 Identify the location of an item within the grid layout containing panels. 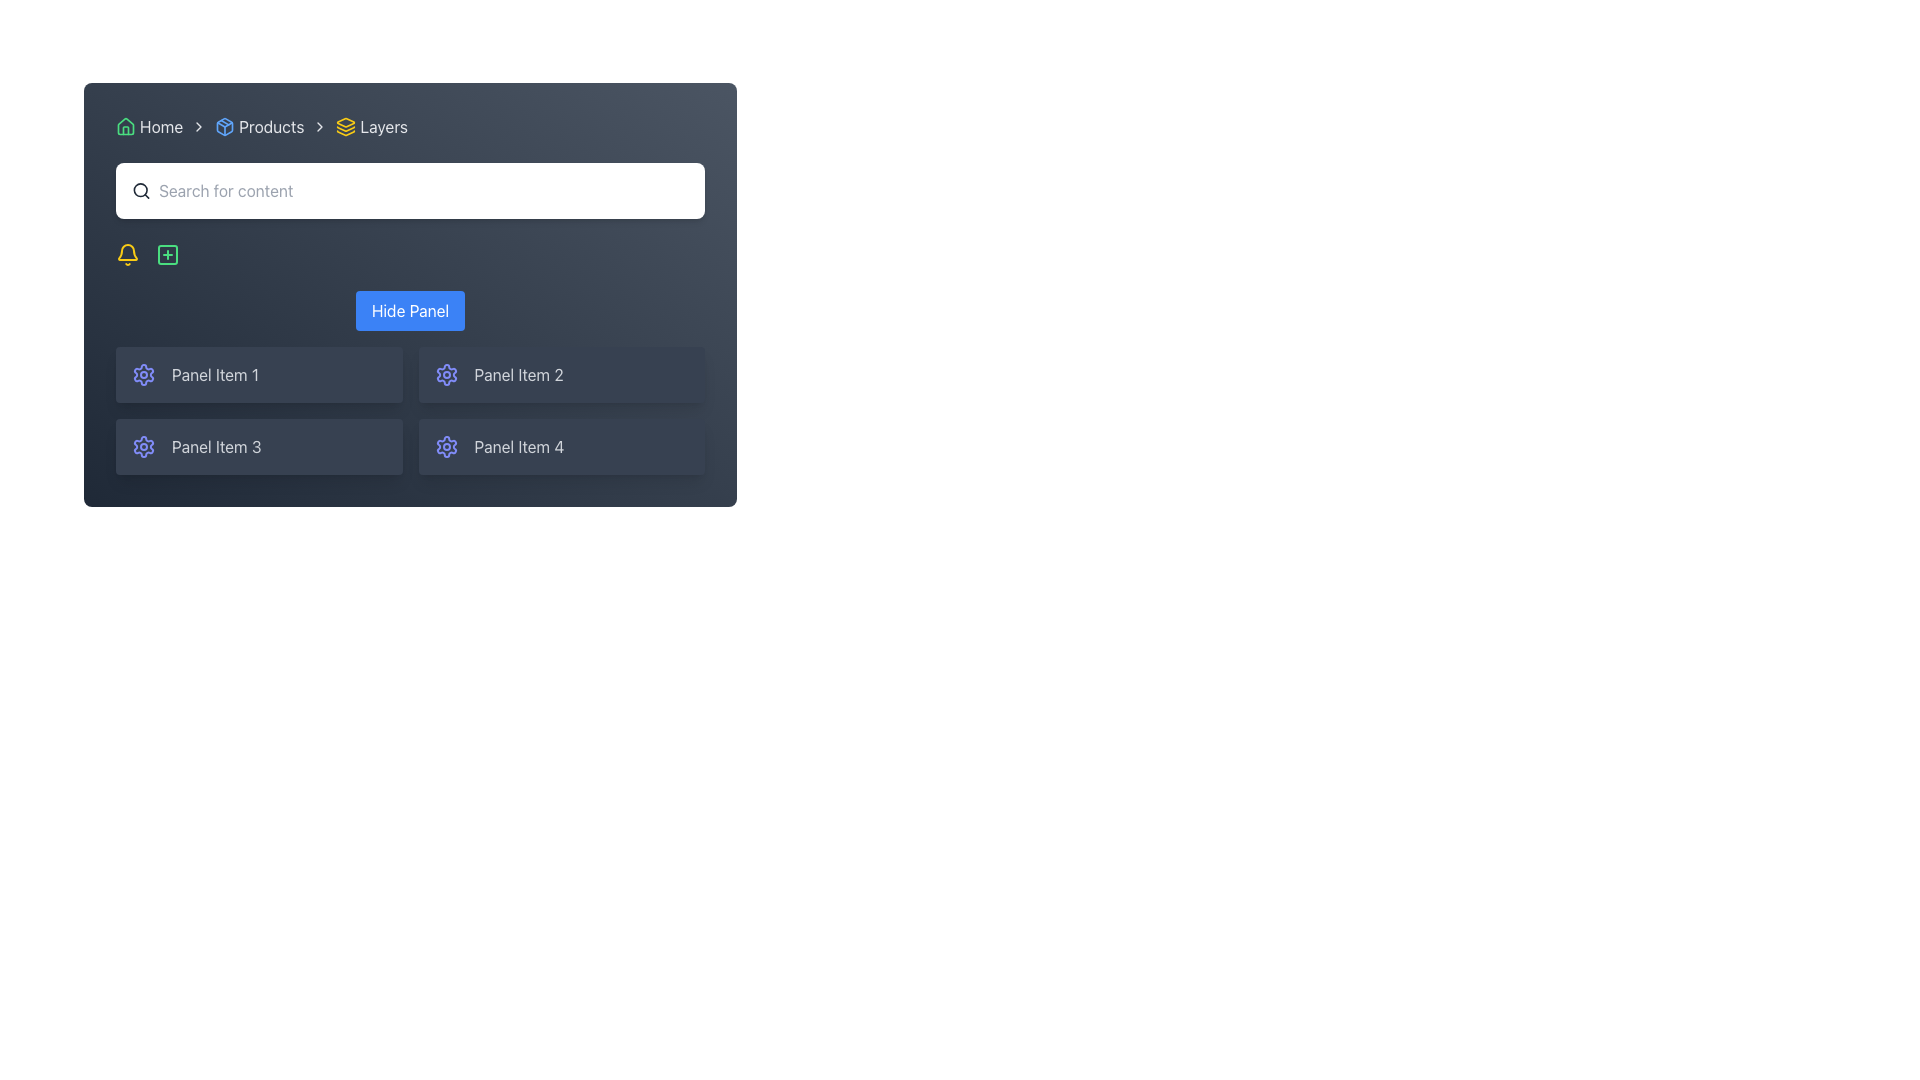
(409, 410).